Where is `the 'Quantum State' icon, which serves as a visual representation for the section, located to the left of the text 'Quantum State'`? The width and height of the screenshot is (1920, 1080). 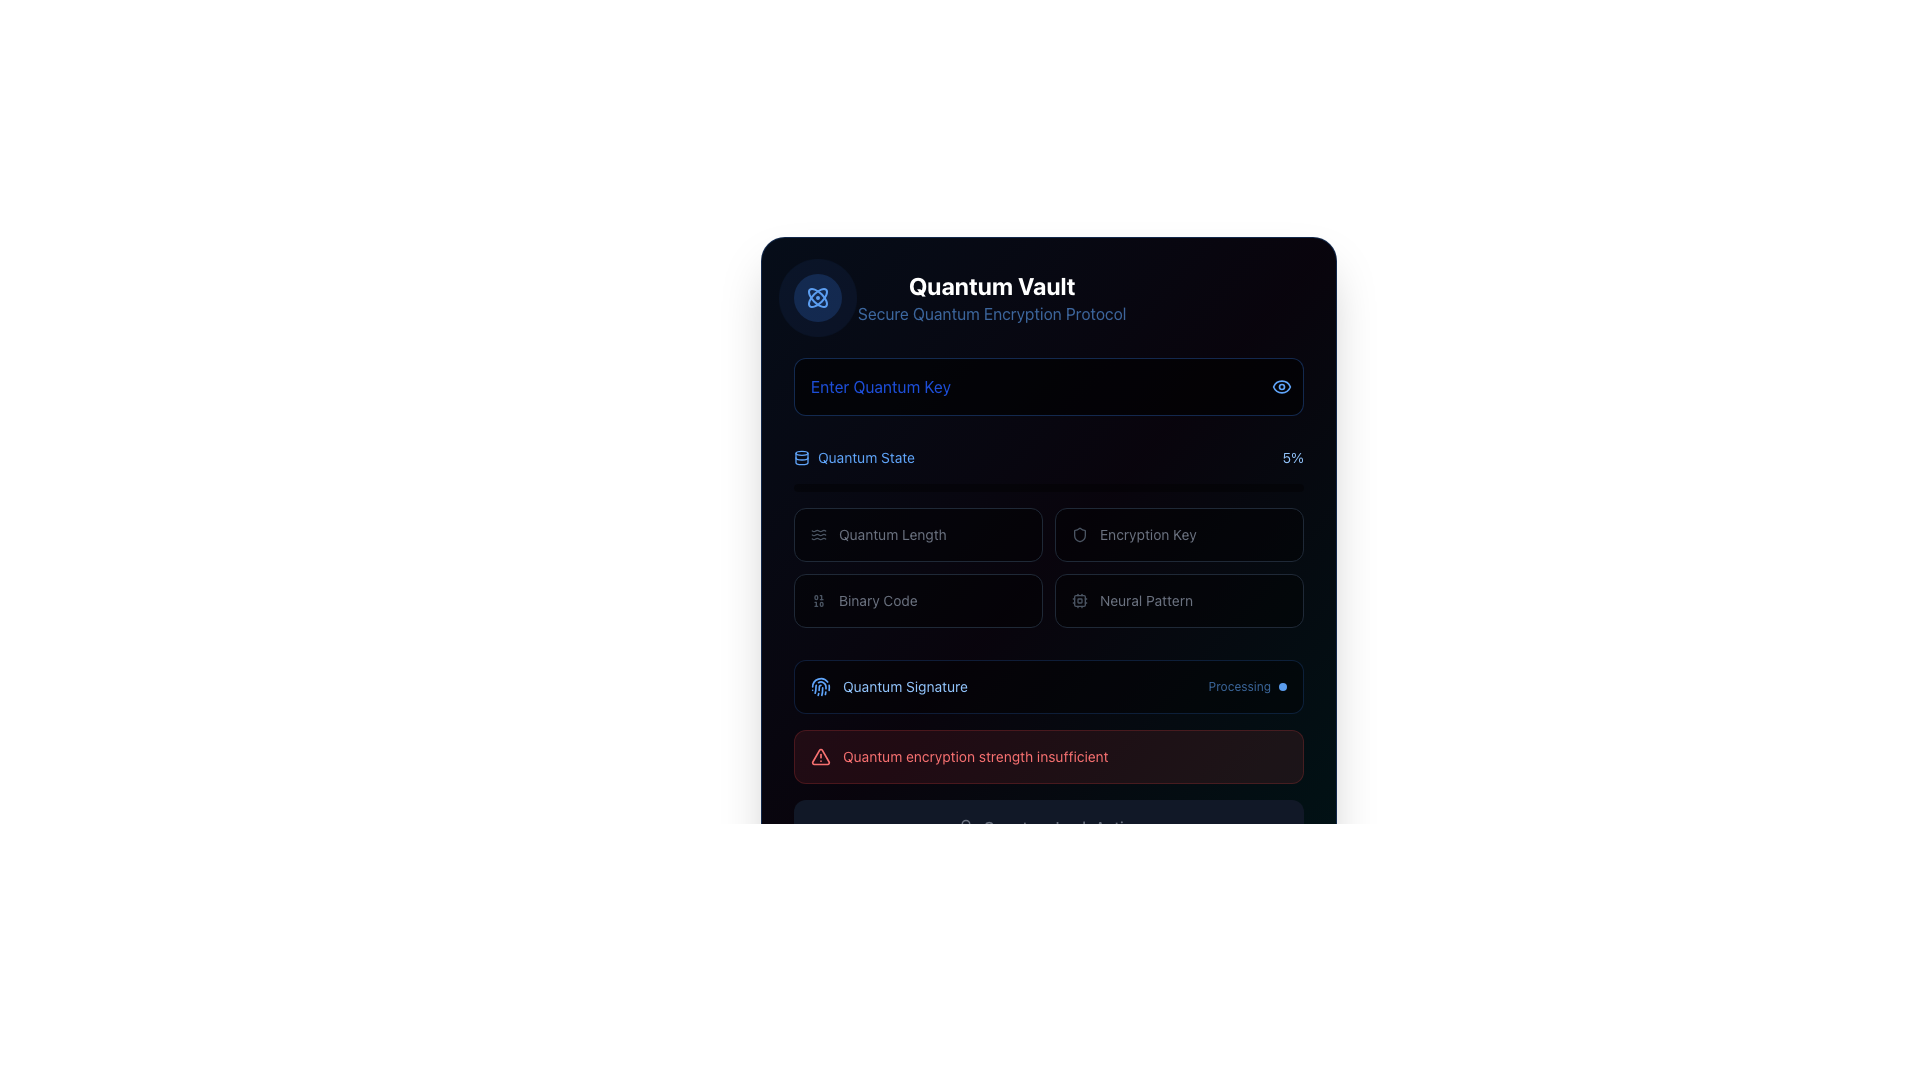 the 'Quantum State' icon, which serves as a visual representation for the section, located to the left of the text 'Quantum State' is located at coordinates (801, 458).